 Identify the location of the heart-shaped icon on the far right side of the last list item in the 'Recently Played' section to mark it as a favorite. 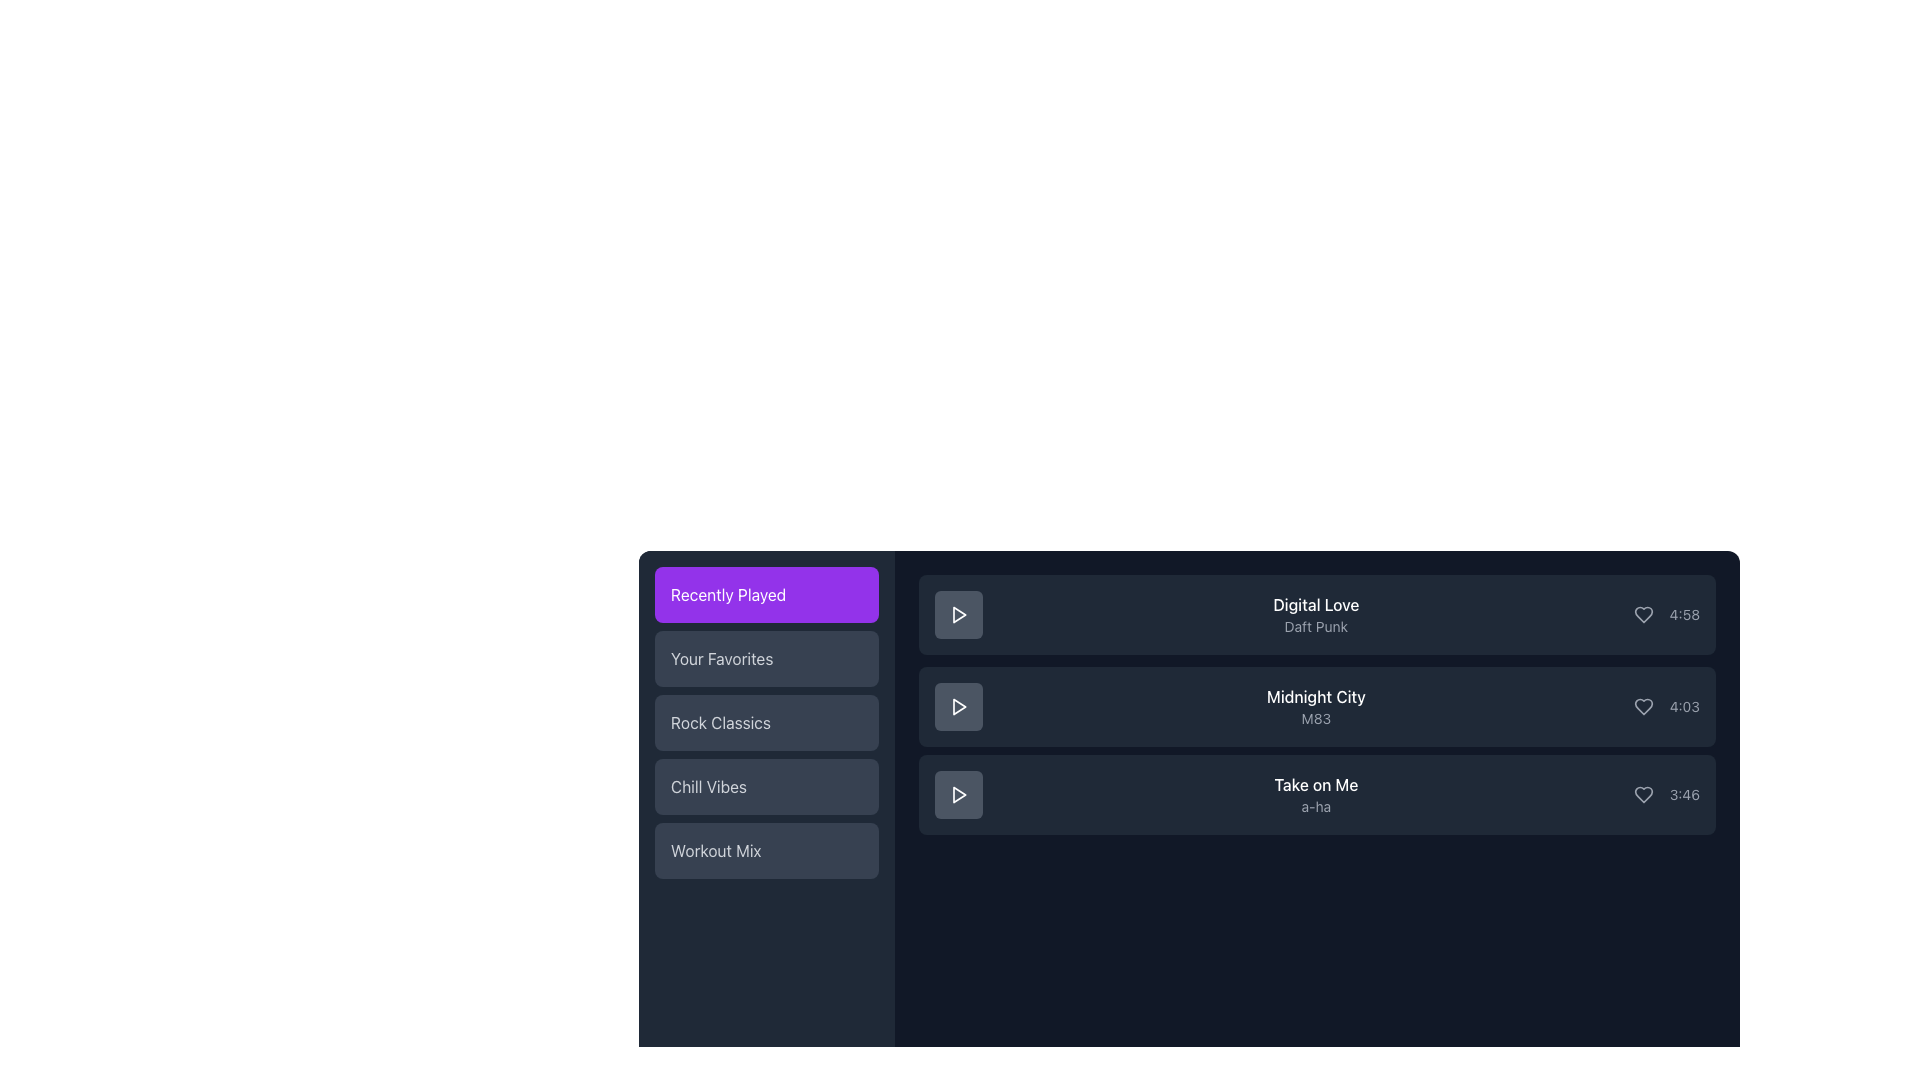
(1643, 793).